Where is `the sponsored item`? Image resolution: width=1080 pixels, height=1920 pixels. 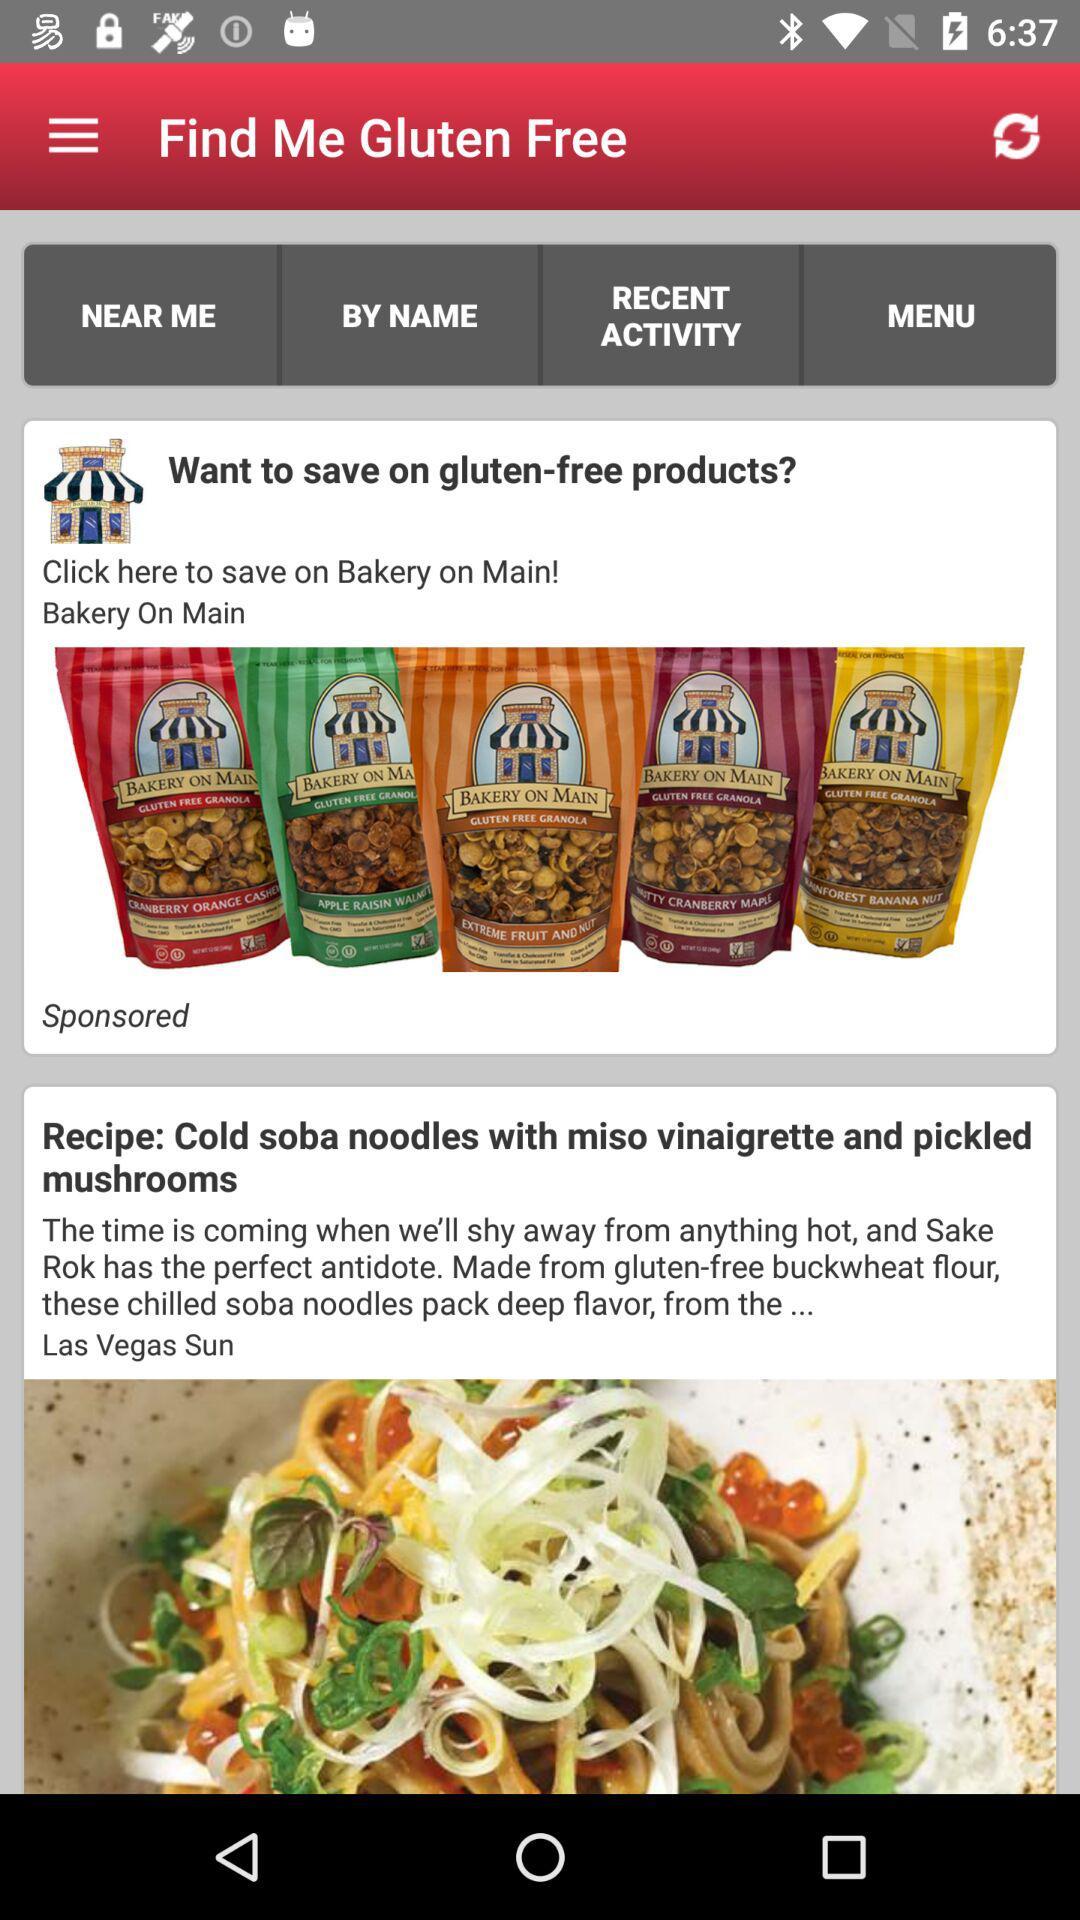 the sponsored item is located at coordinates (540, 1014).